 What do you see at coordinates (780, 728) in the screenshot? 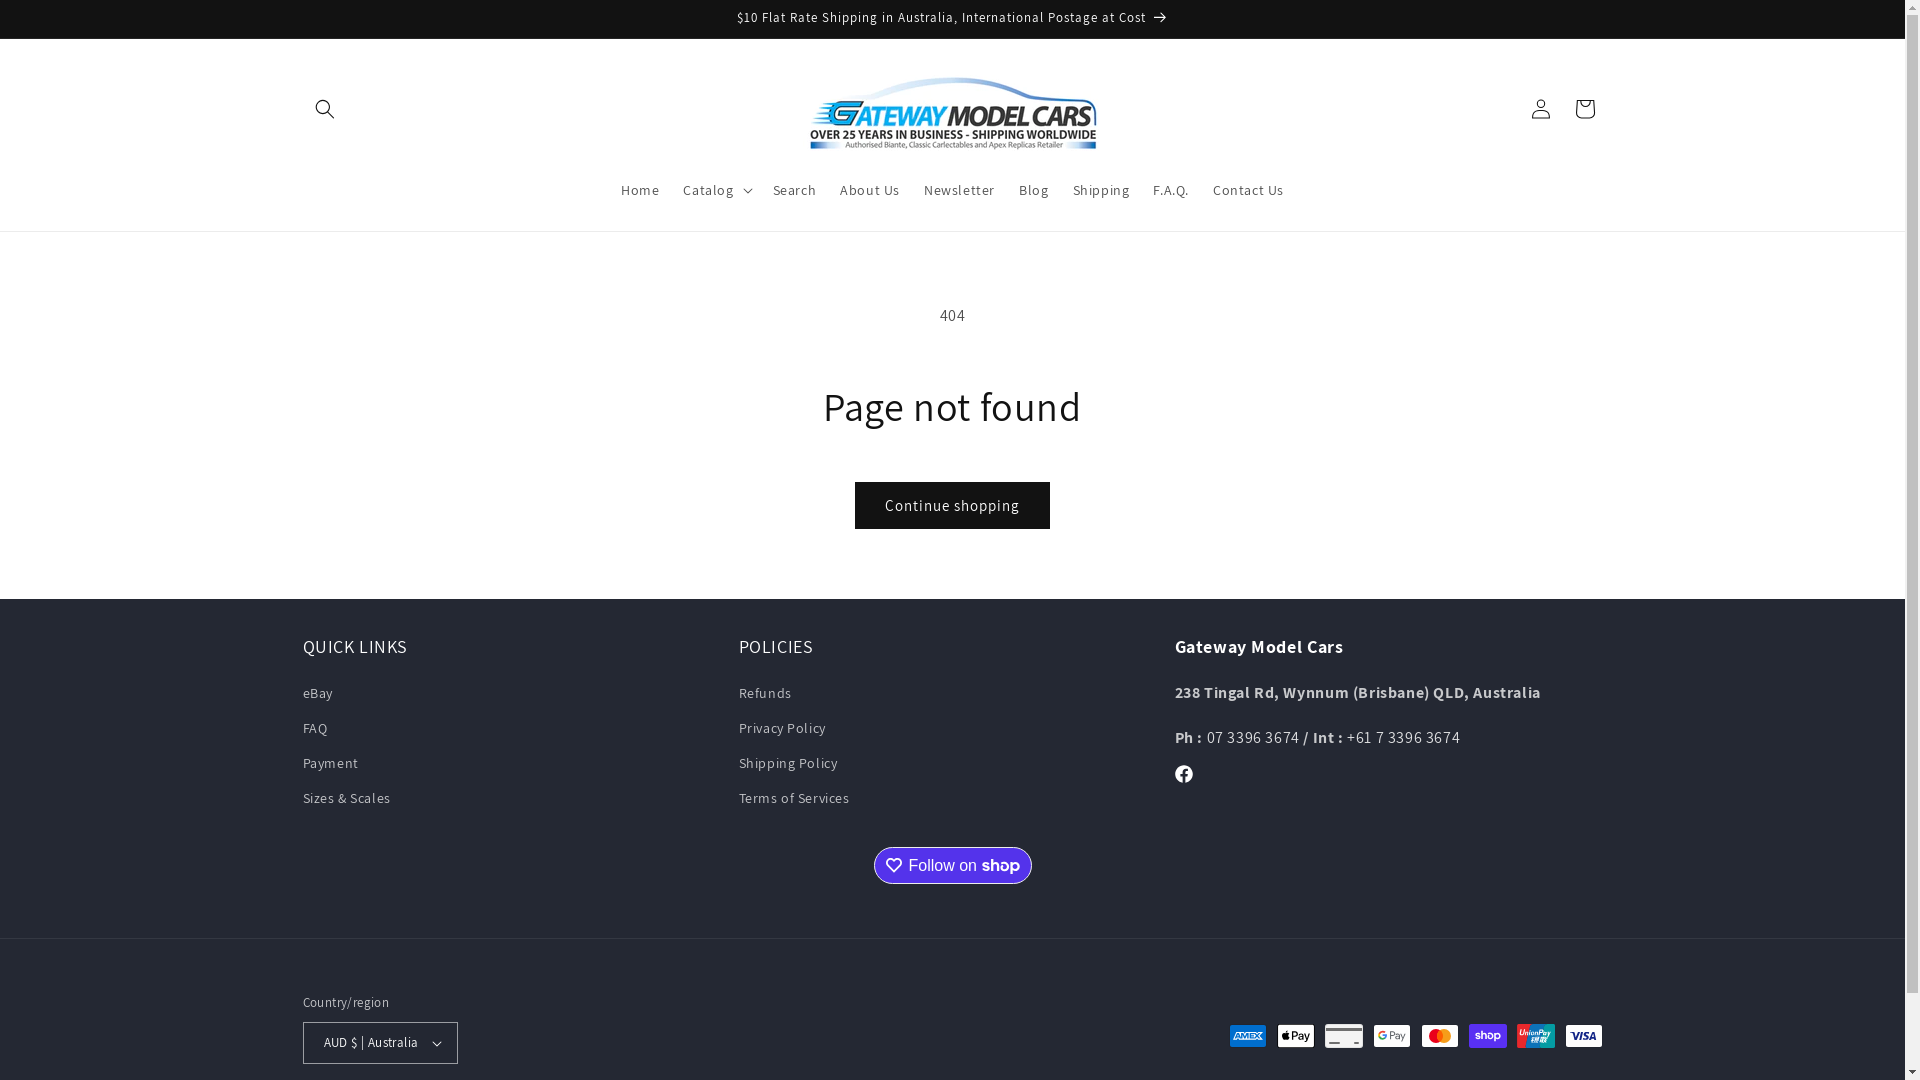
I see `'Privacy Policy'` at bounding box center [780, 728].